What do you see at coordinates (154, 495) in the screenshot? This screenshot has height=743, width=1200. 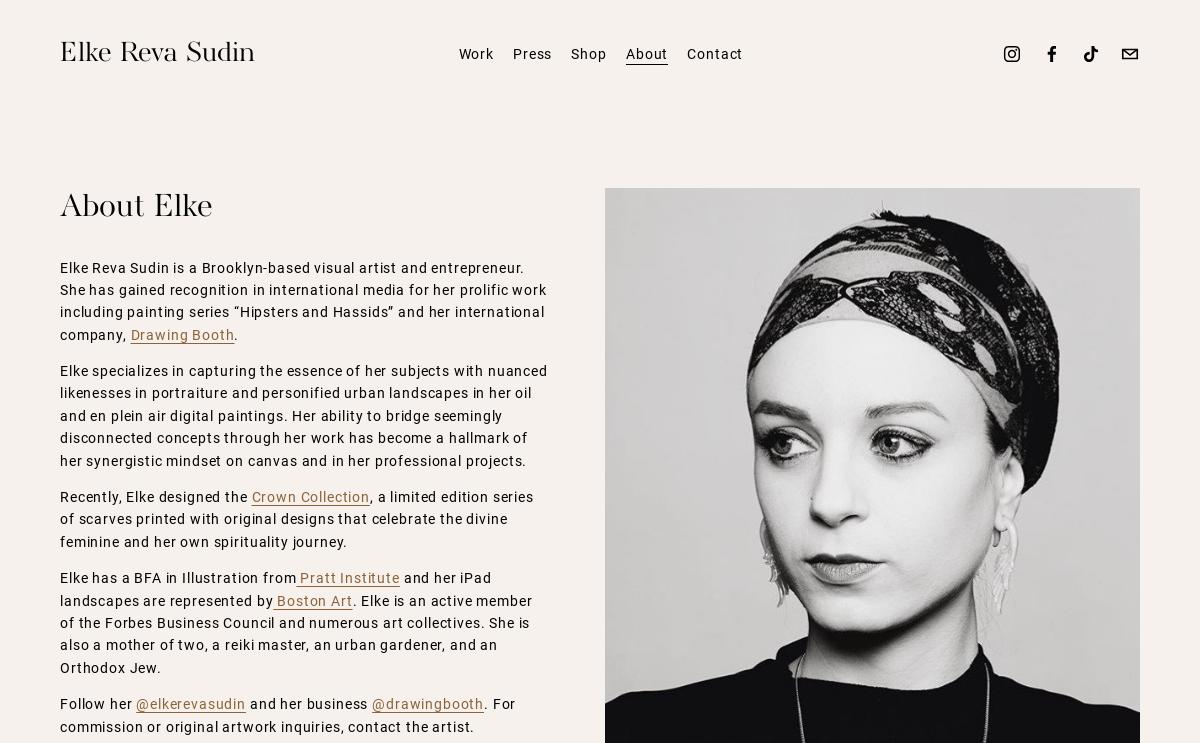 I see `'Recently, Elke designed the'` at bounding box center [154, 495].